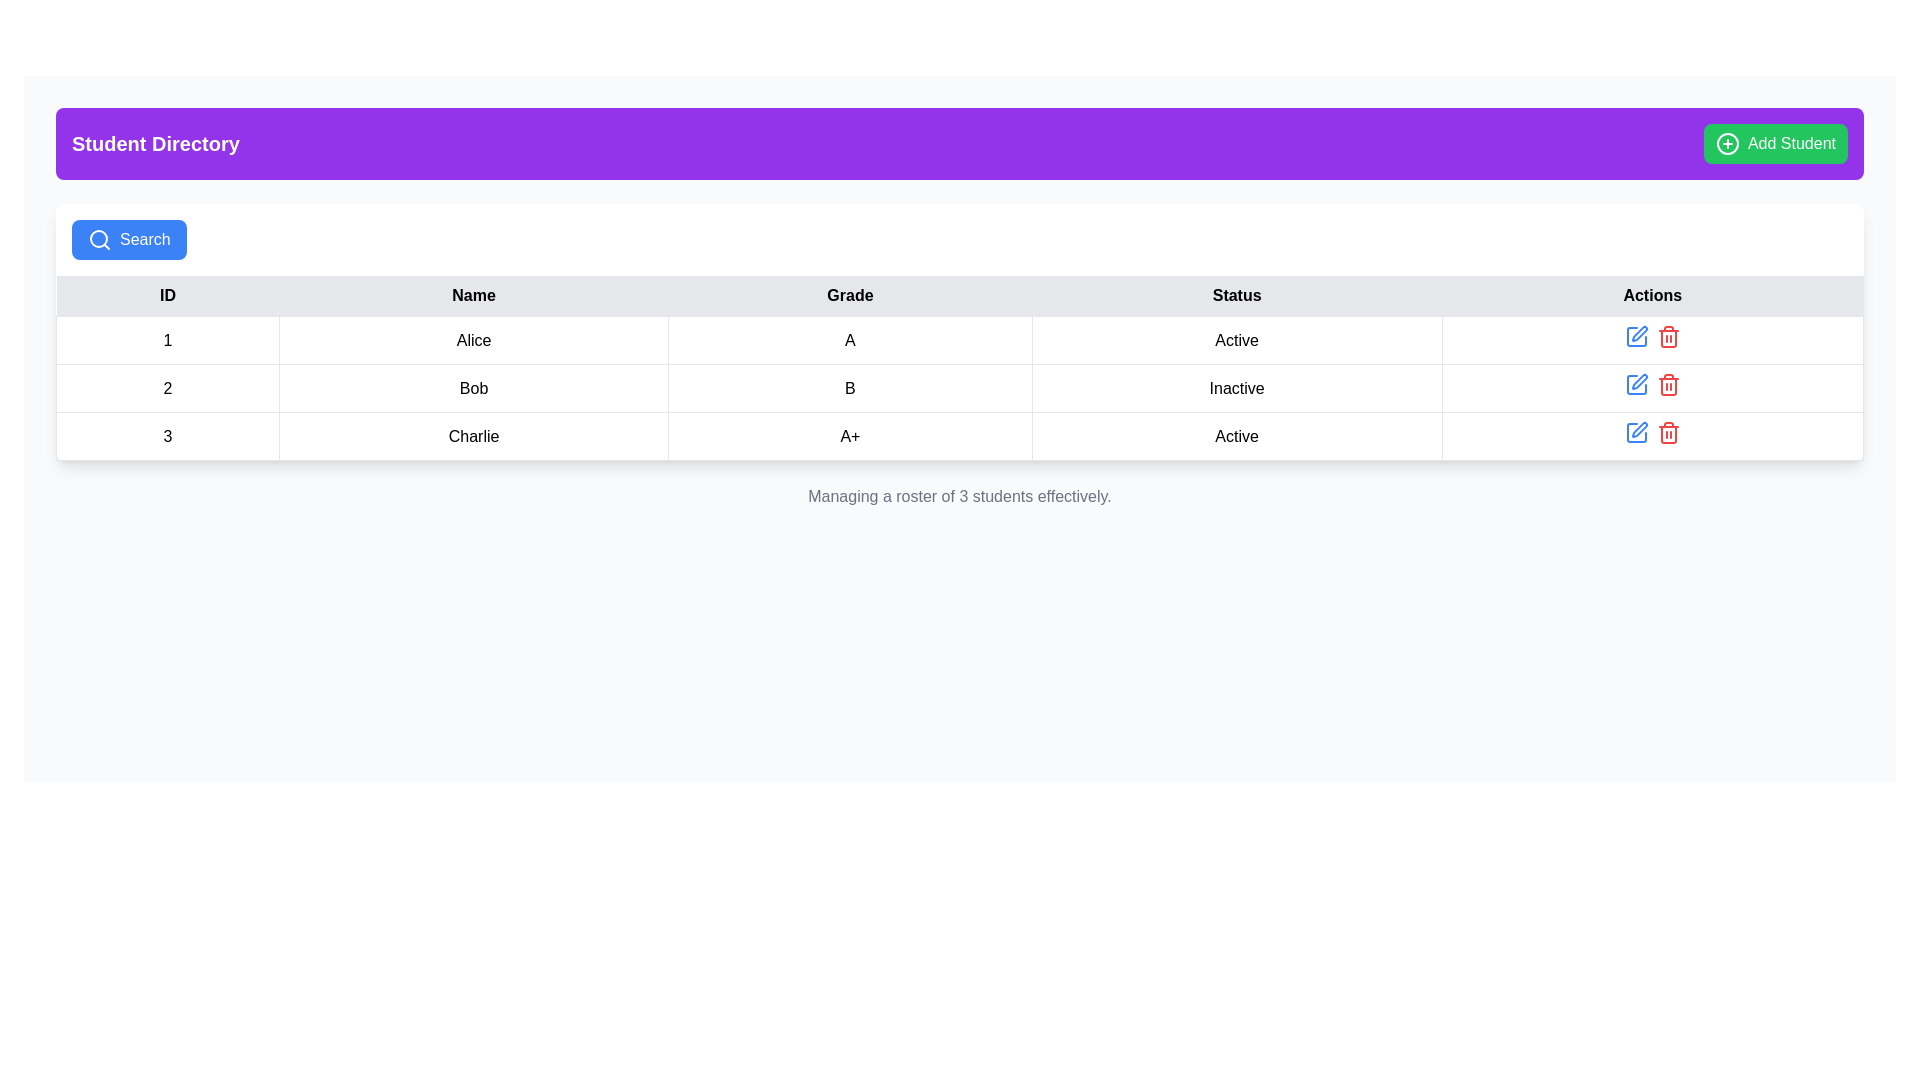 The height and width of the screenshot is (1080, 1920). I want to click on the edit button in the 'Actions' column of the second row for the student named Bob to modify the associated student record, so click(1639, 381).